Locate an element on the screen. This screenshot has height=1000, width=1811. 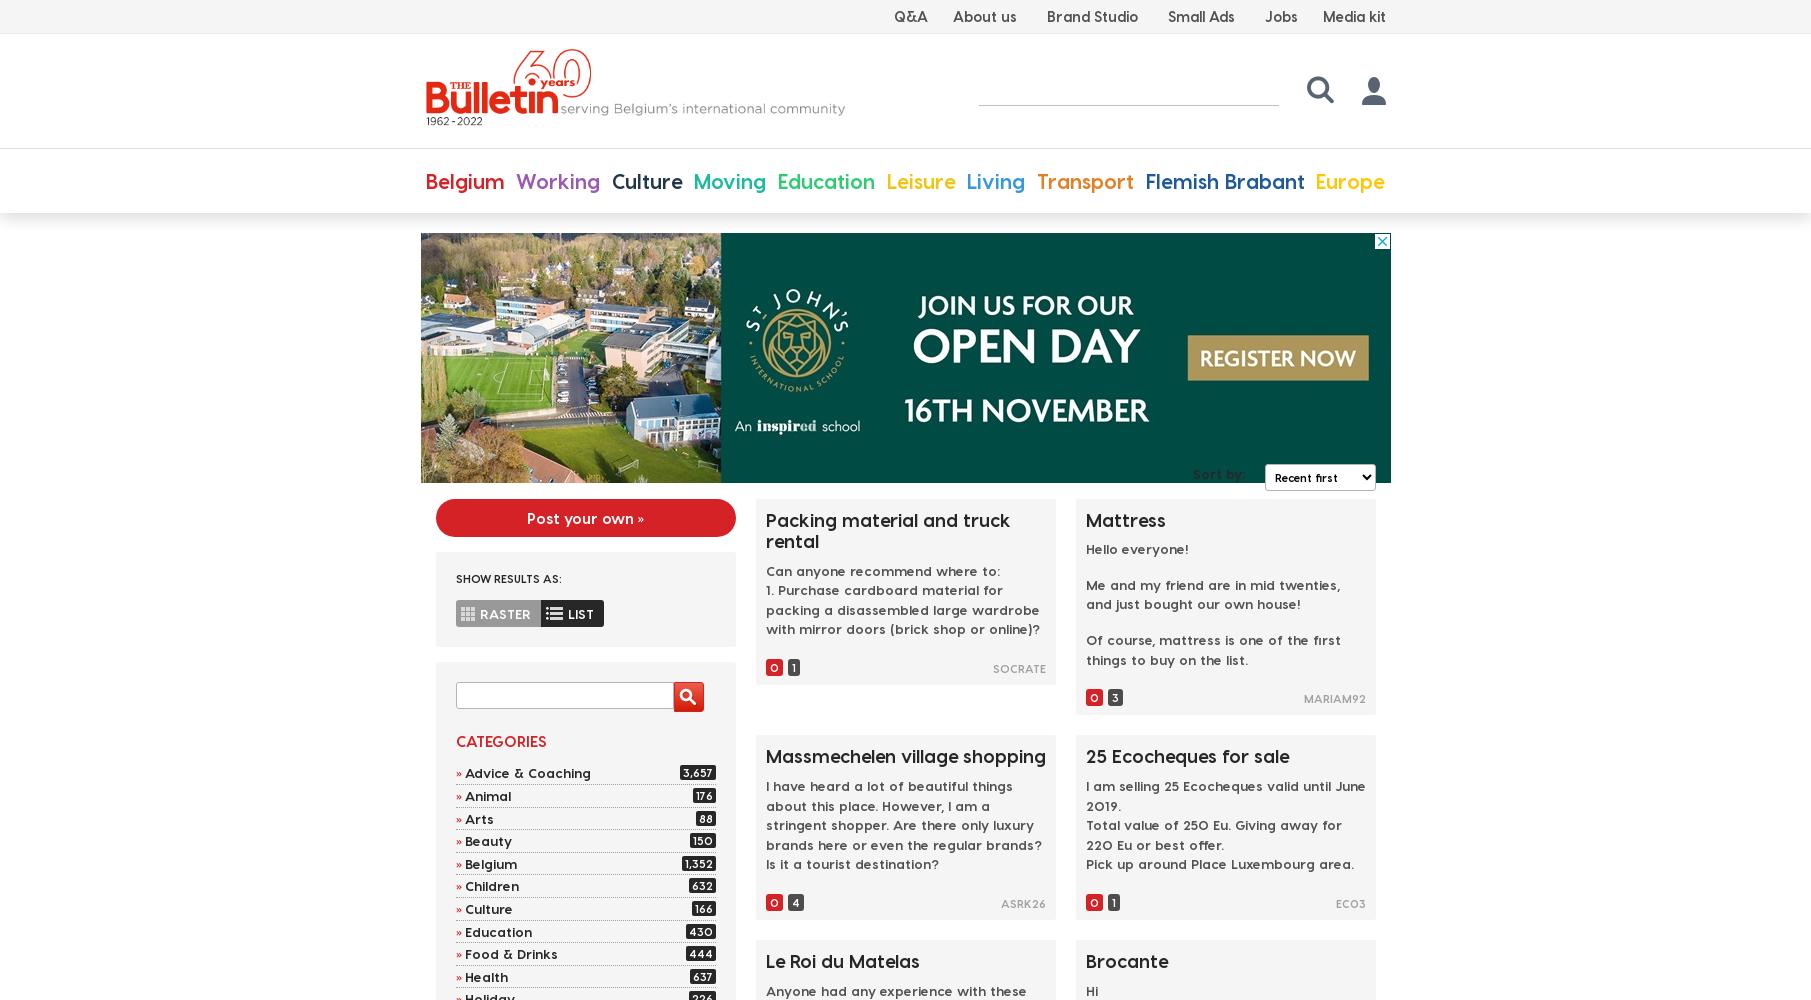
'88' is located at coordinates (704, 816).